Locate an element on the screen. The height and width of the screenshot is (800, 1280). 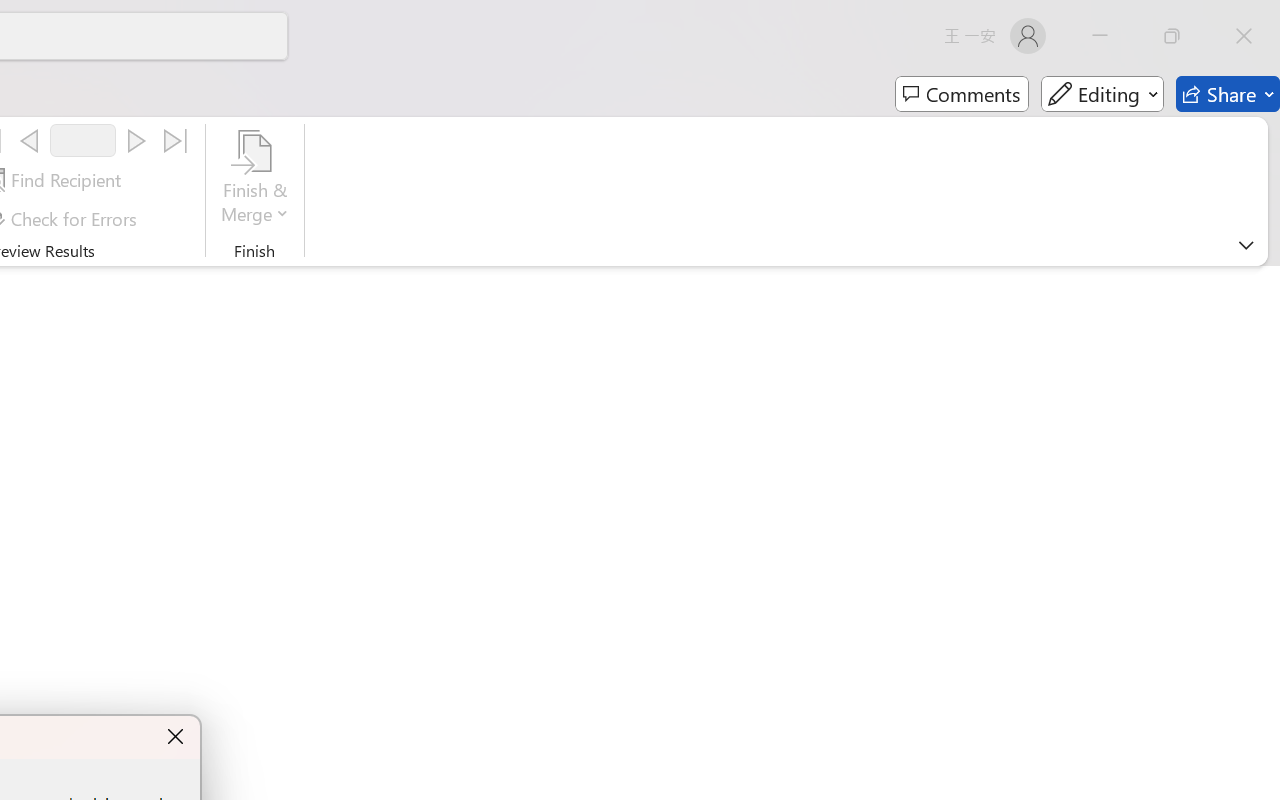
'Share' is located at coordinates (1227, 94).